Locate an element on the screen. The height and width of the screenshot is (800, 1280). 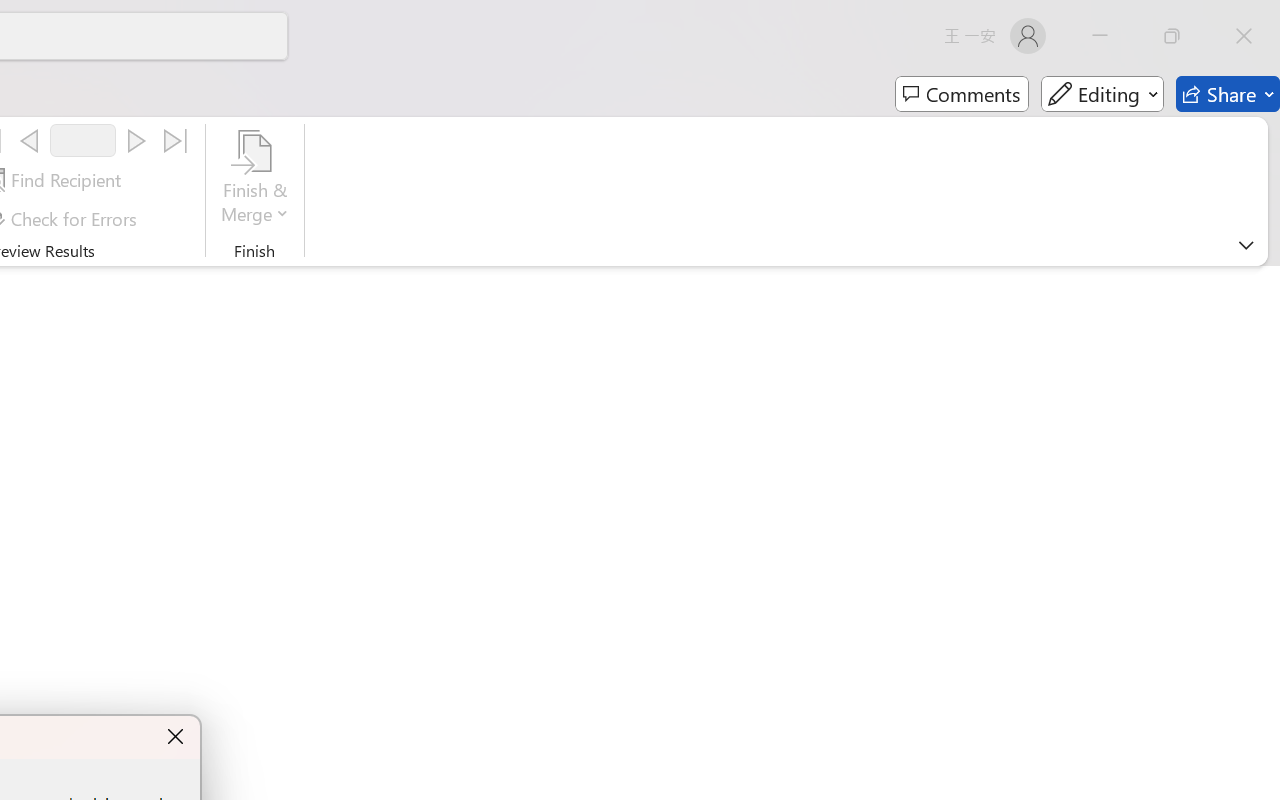
'Share' is located at coordinates (1227, 94).